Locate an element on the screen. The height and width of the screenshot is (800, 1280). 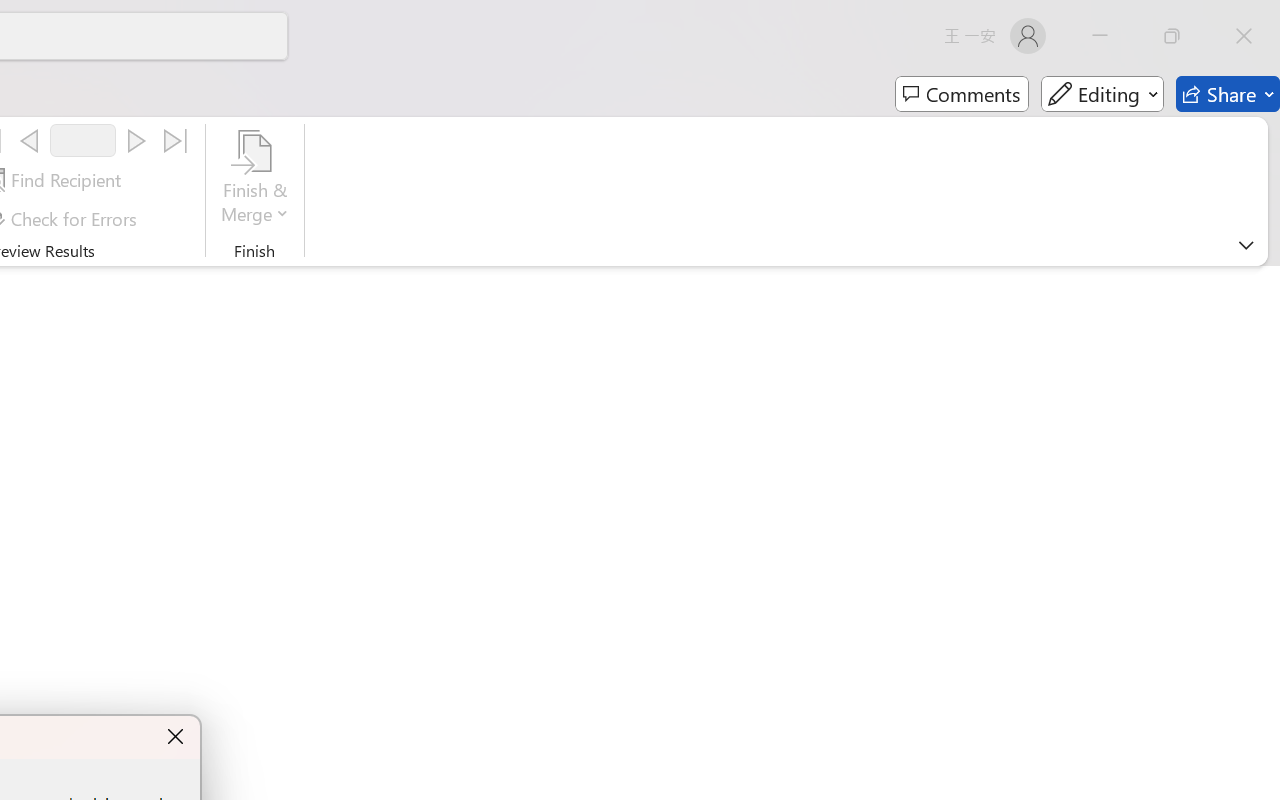
'Share' is located at coordinates (1227, 94).